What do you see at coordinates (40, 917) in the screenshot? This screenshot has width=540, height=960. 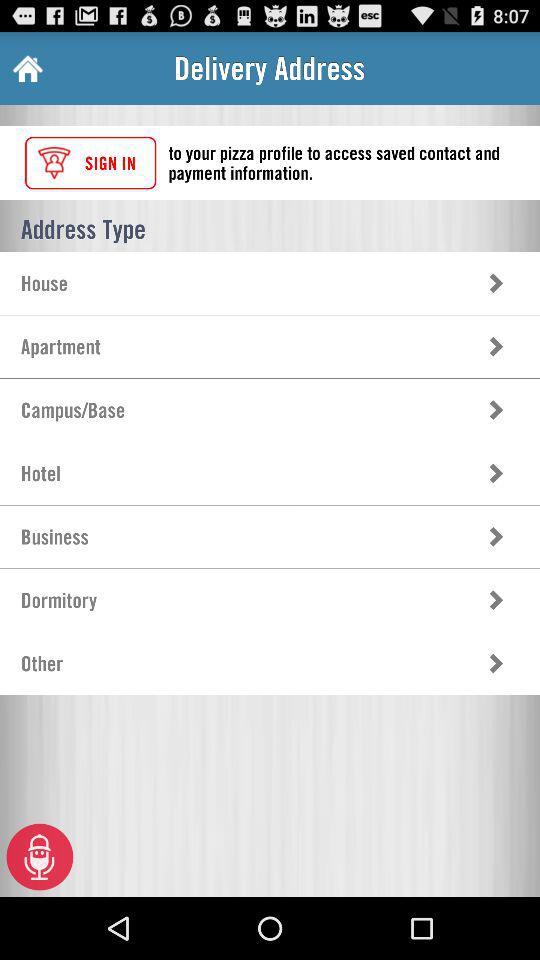 I see `the microphone icon` at bounding box center [40, 917].